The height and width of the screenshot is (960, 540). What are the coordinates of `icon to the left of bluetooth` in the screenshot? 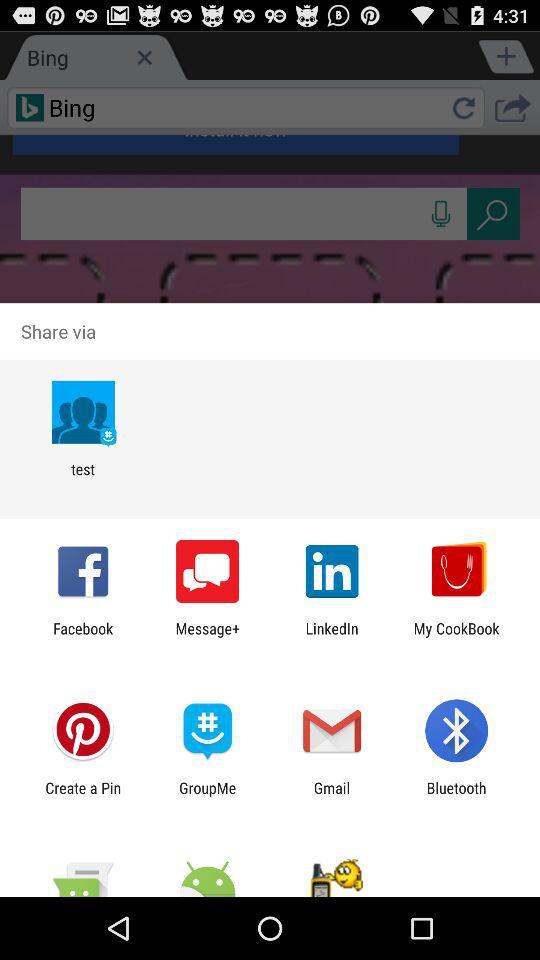 It's located at (332, 796).